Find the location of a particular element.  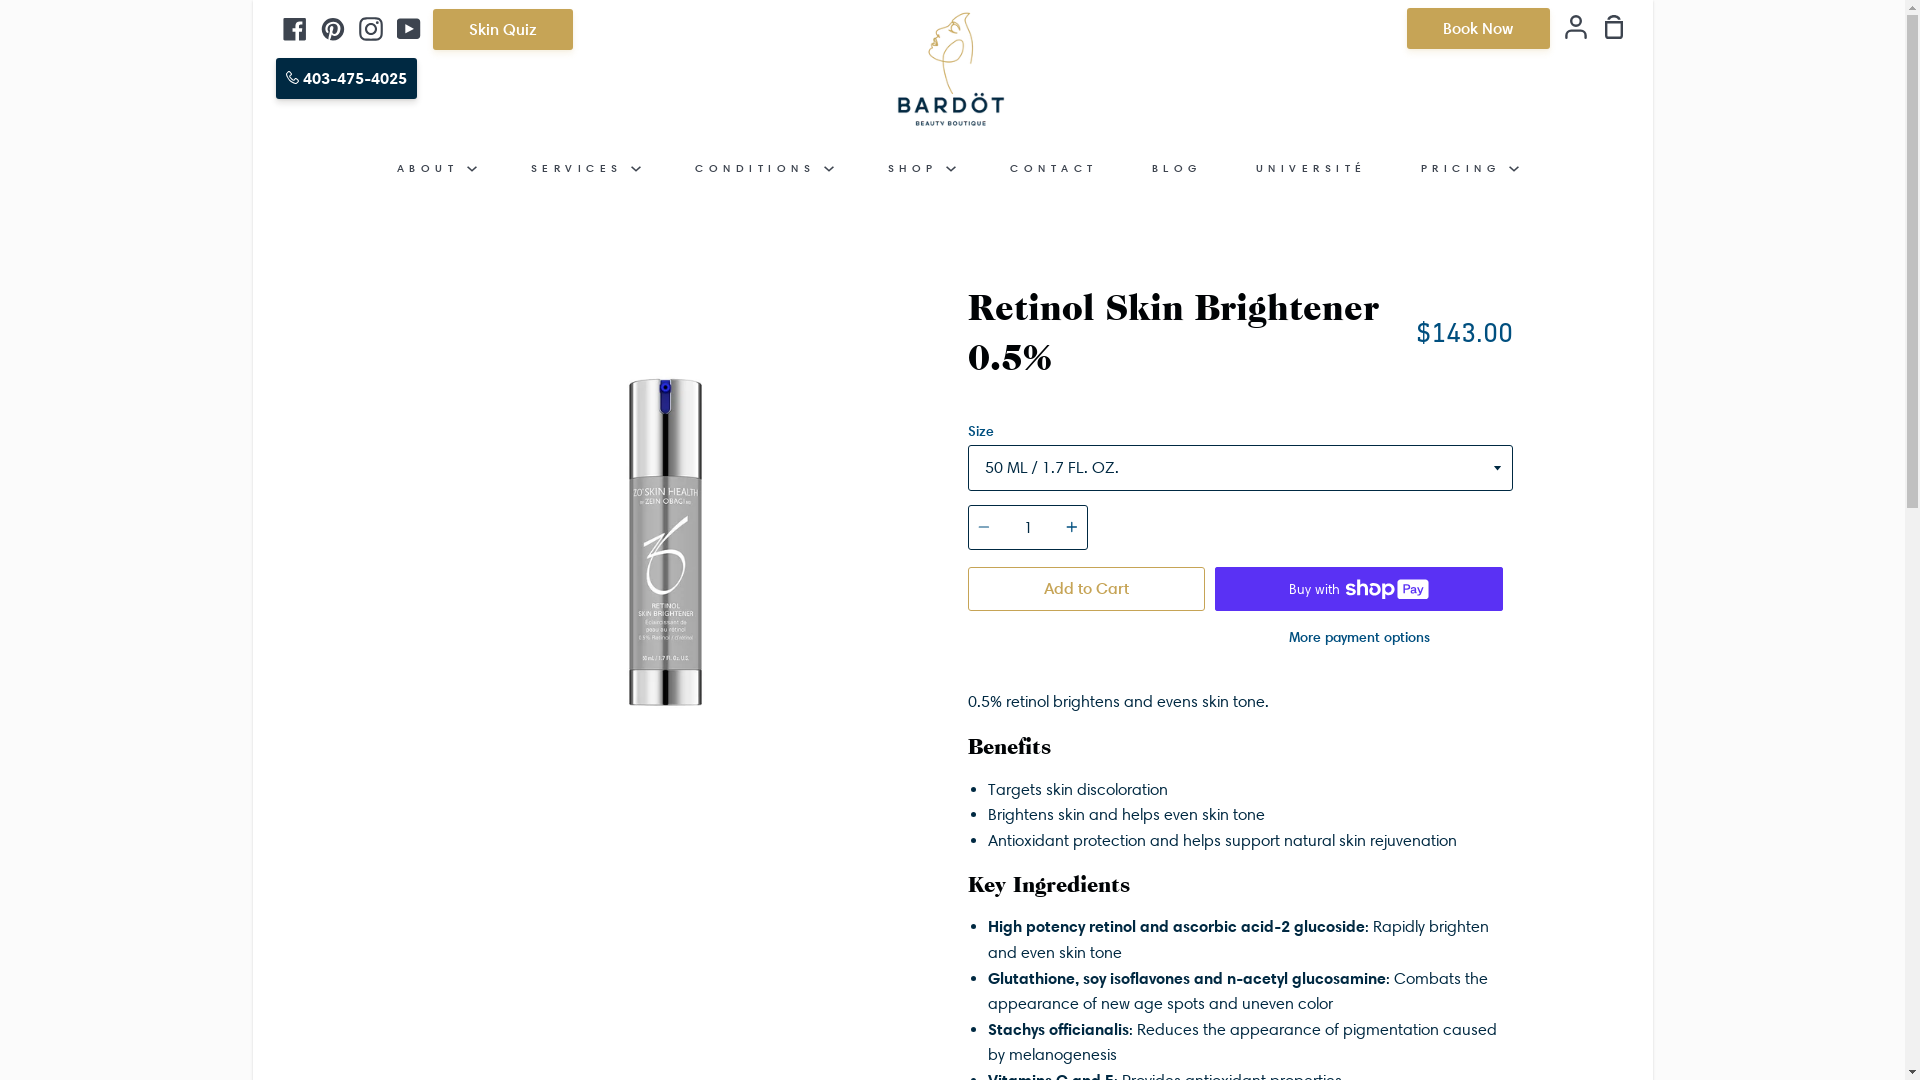

'CONTACT' is located at coordinates (1053, 167).